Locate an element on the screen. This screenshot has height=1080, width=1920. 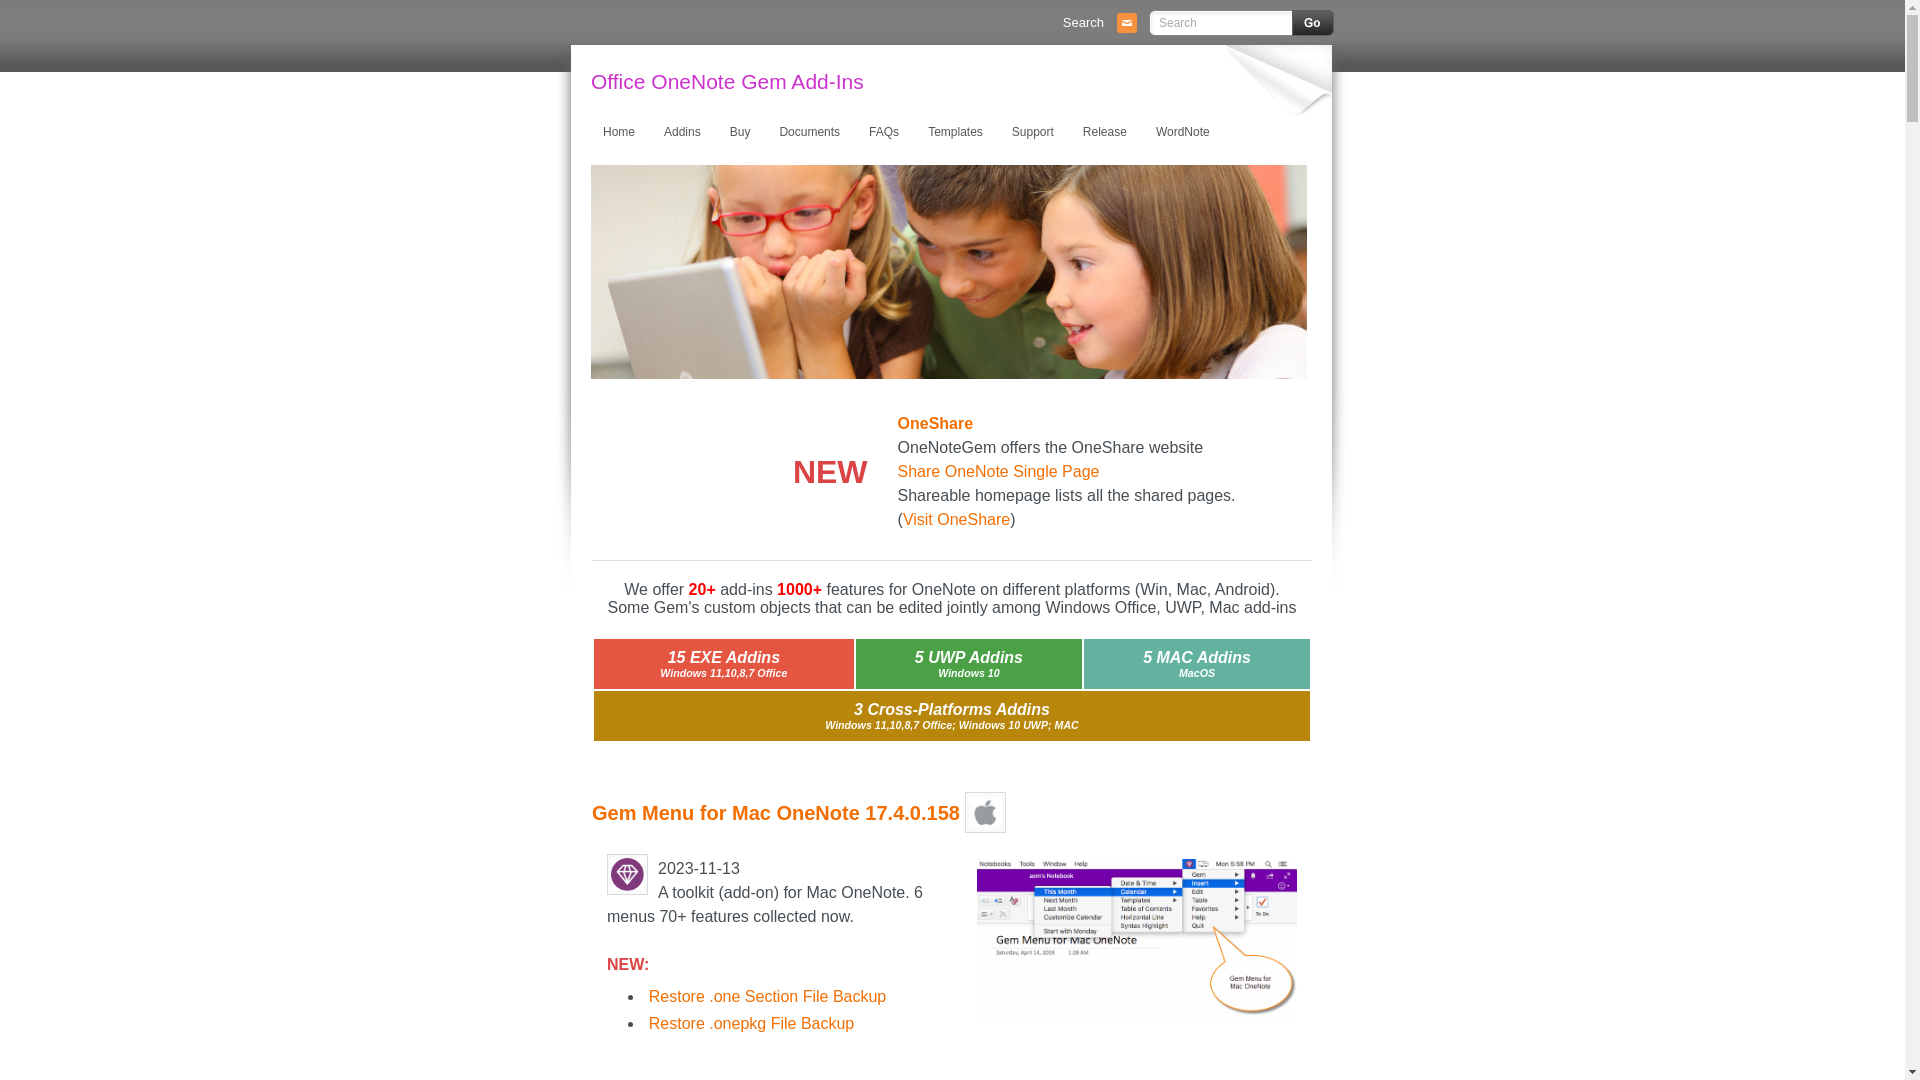
'Visit OneShare' is located at coordinates (955, 518).